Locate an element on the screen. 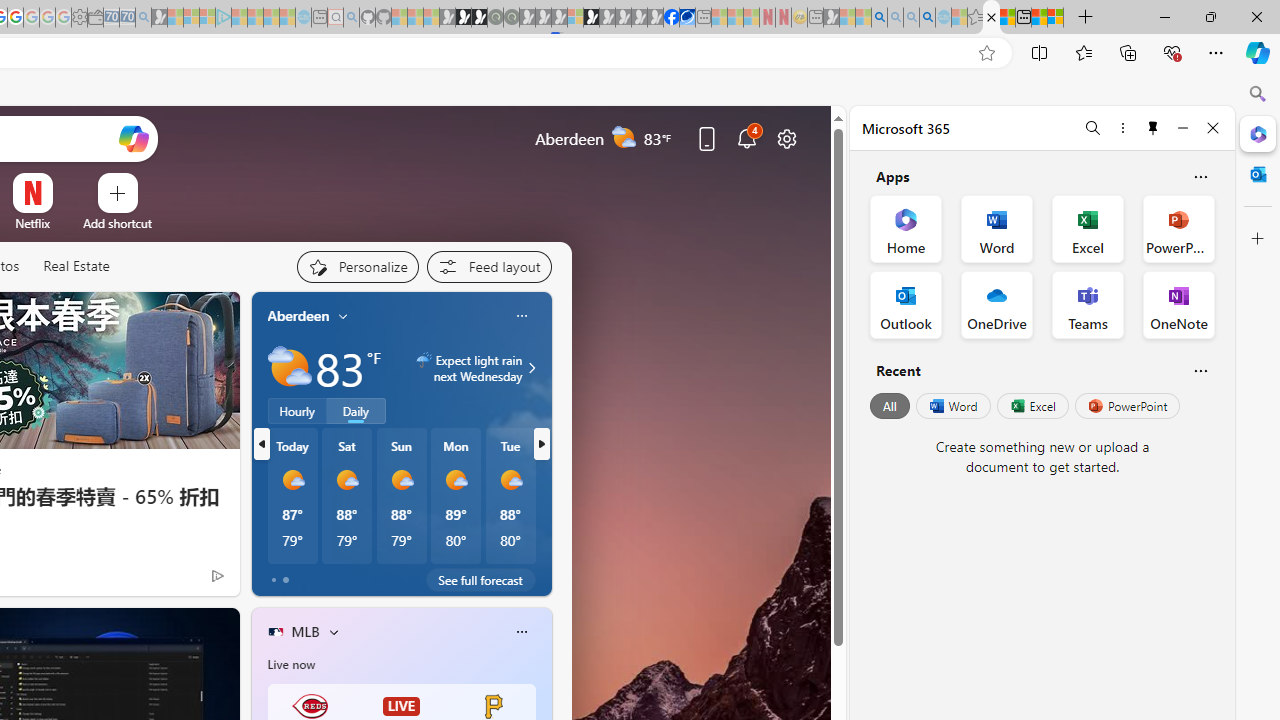  'Netflix' is located at coordinates (32, 223).